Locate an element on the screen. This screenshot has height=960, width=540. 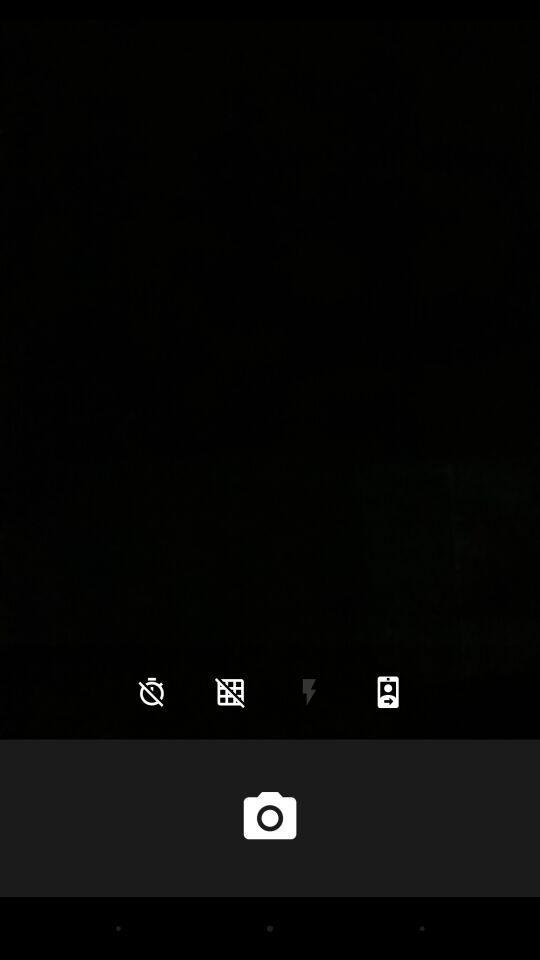
the flash icon is located at coordinates (309, 692).